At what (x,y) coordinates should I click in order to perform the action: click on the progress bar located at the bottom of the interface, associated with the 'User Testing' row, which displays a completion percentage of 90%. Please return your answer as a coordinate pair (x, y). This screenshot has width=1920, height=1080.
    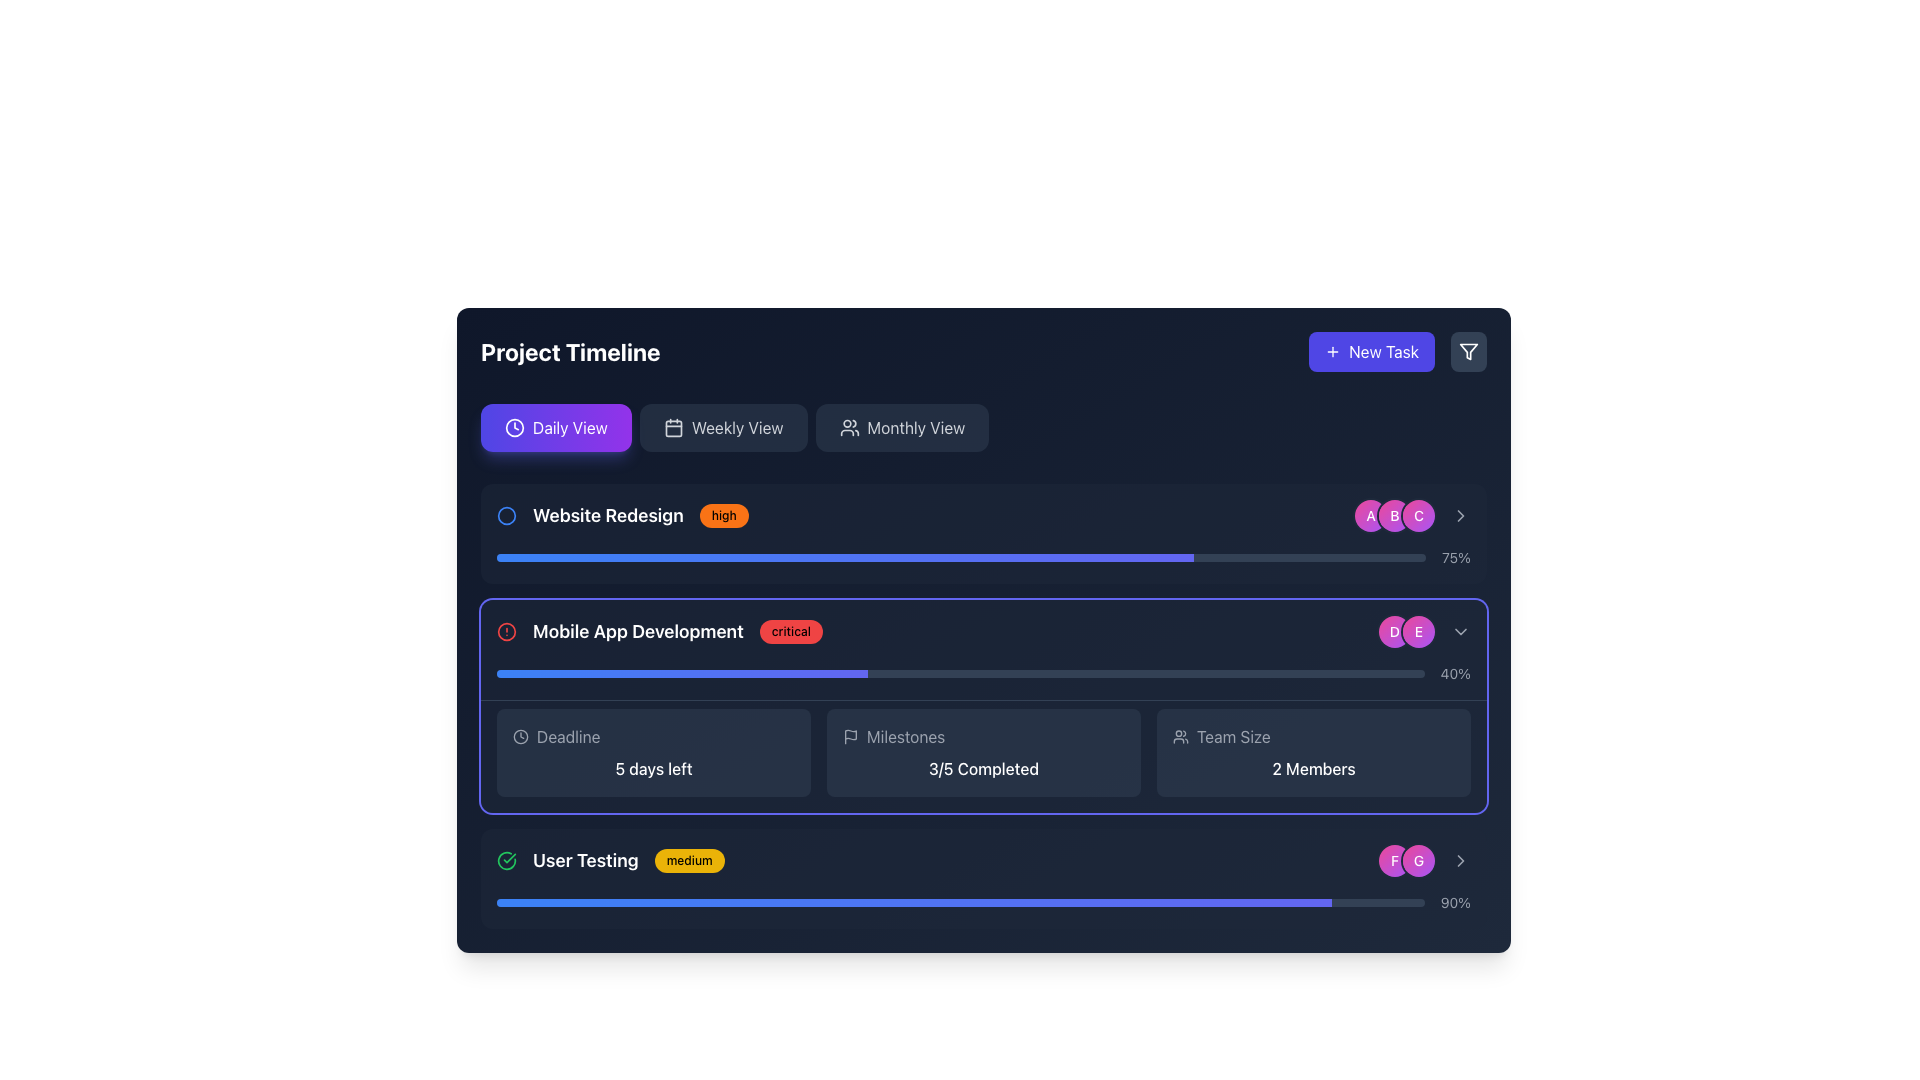
    Looking at the image, I should click on (960, 902).